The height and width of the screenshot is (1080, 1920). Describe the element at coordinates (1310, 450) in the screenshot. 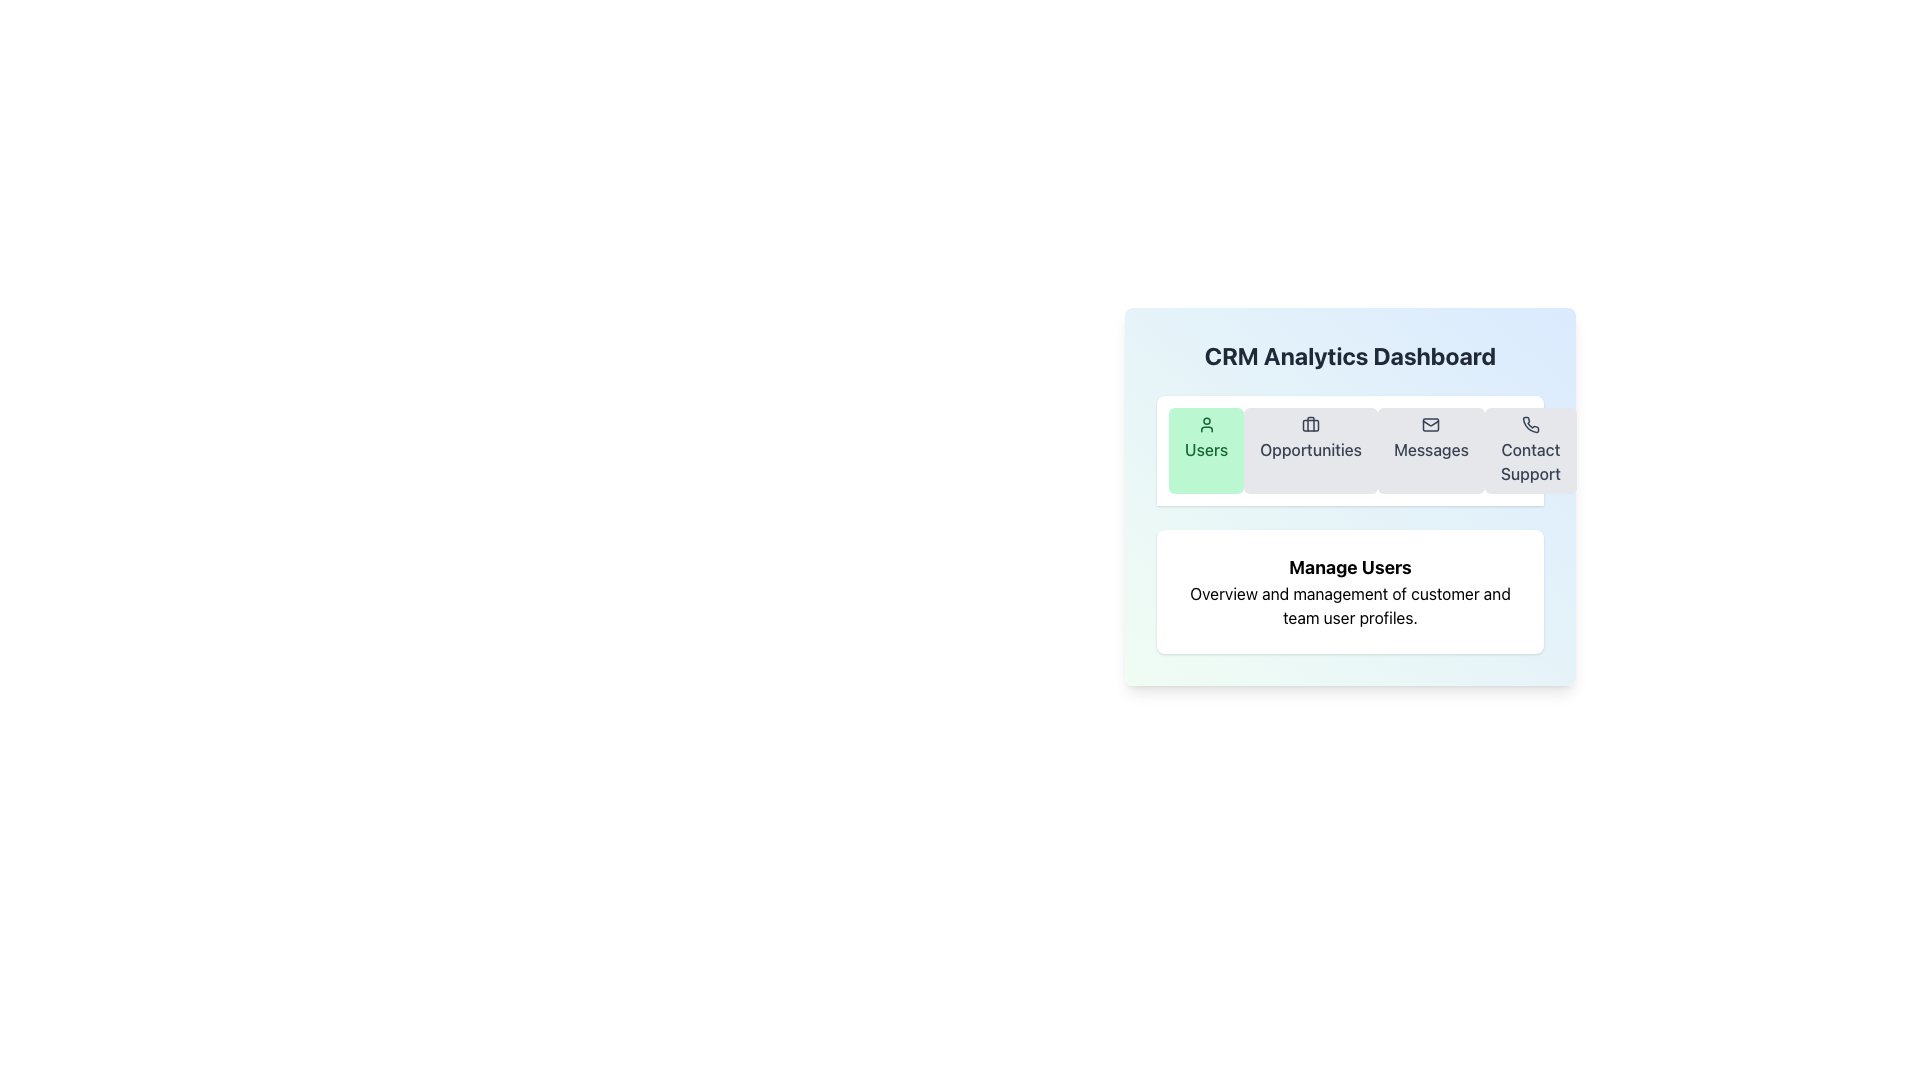

I see `the text label displaying 'Opportunities' located within the second button from the left in the horizontal navigation bar, which has a gray background and is emphasized by its styling` at that location.